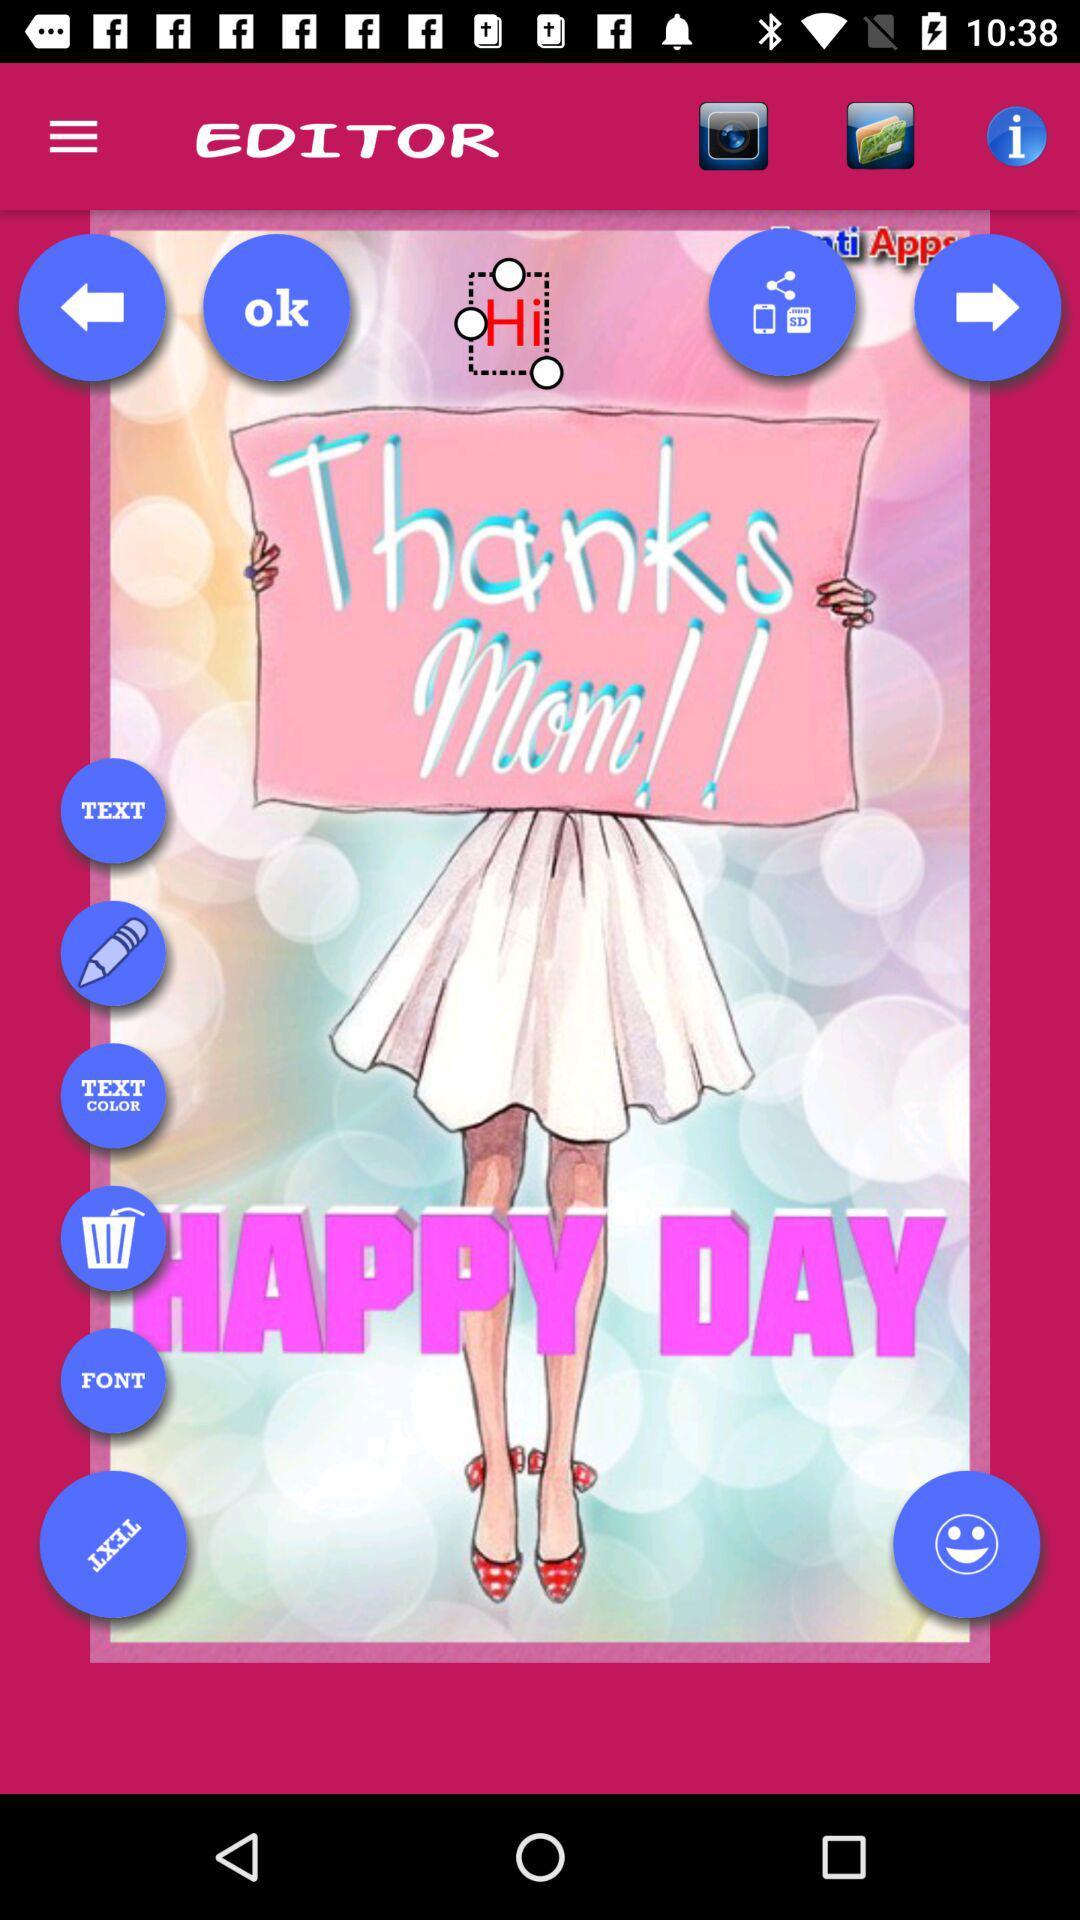 This screenshot has height=1920, width=1080. What do you see at coordinates (113, 1379) in the screenshot?
I see `font type` at bounding box center [113, 1379].